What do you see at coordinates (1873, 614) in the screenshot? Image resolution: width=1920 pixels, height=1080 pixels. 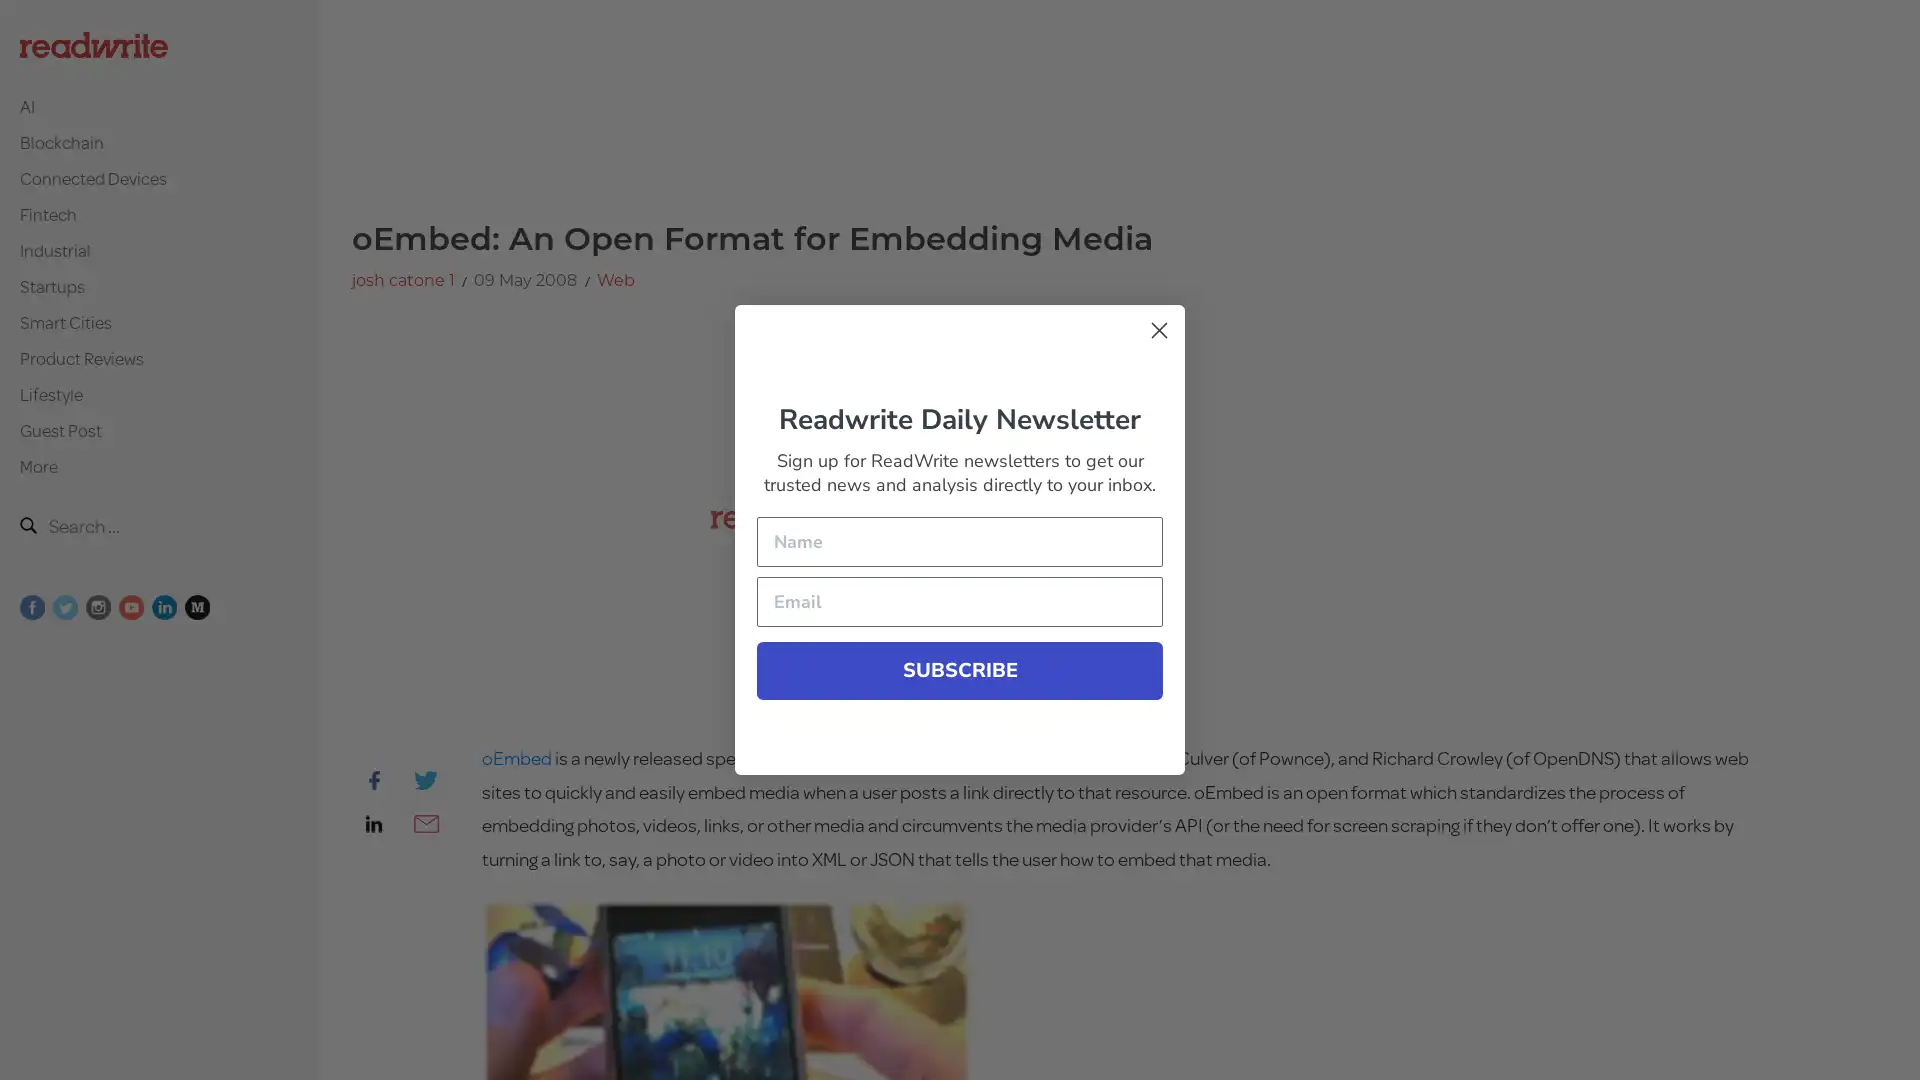 I see `Close form` at bounding box center [1873, 614].